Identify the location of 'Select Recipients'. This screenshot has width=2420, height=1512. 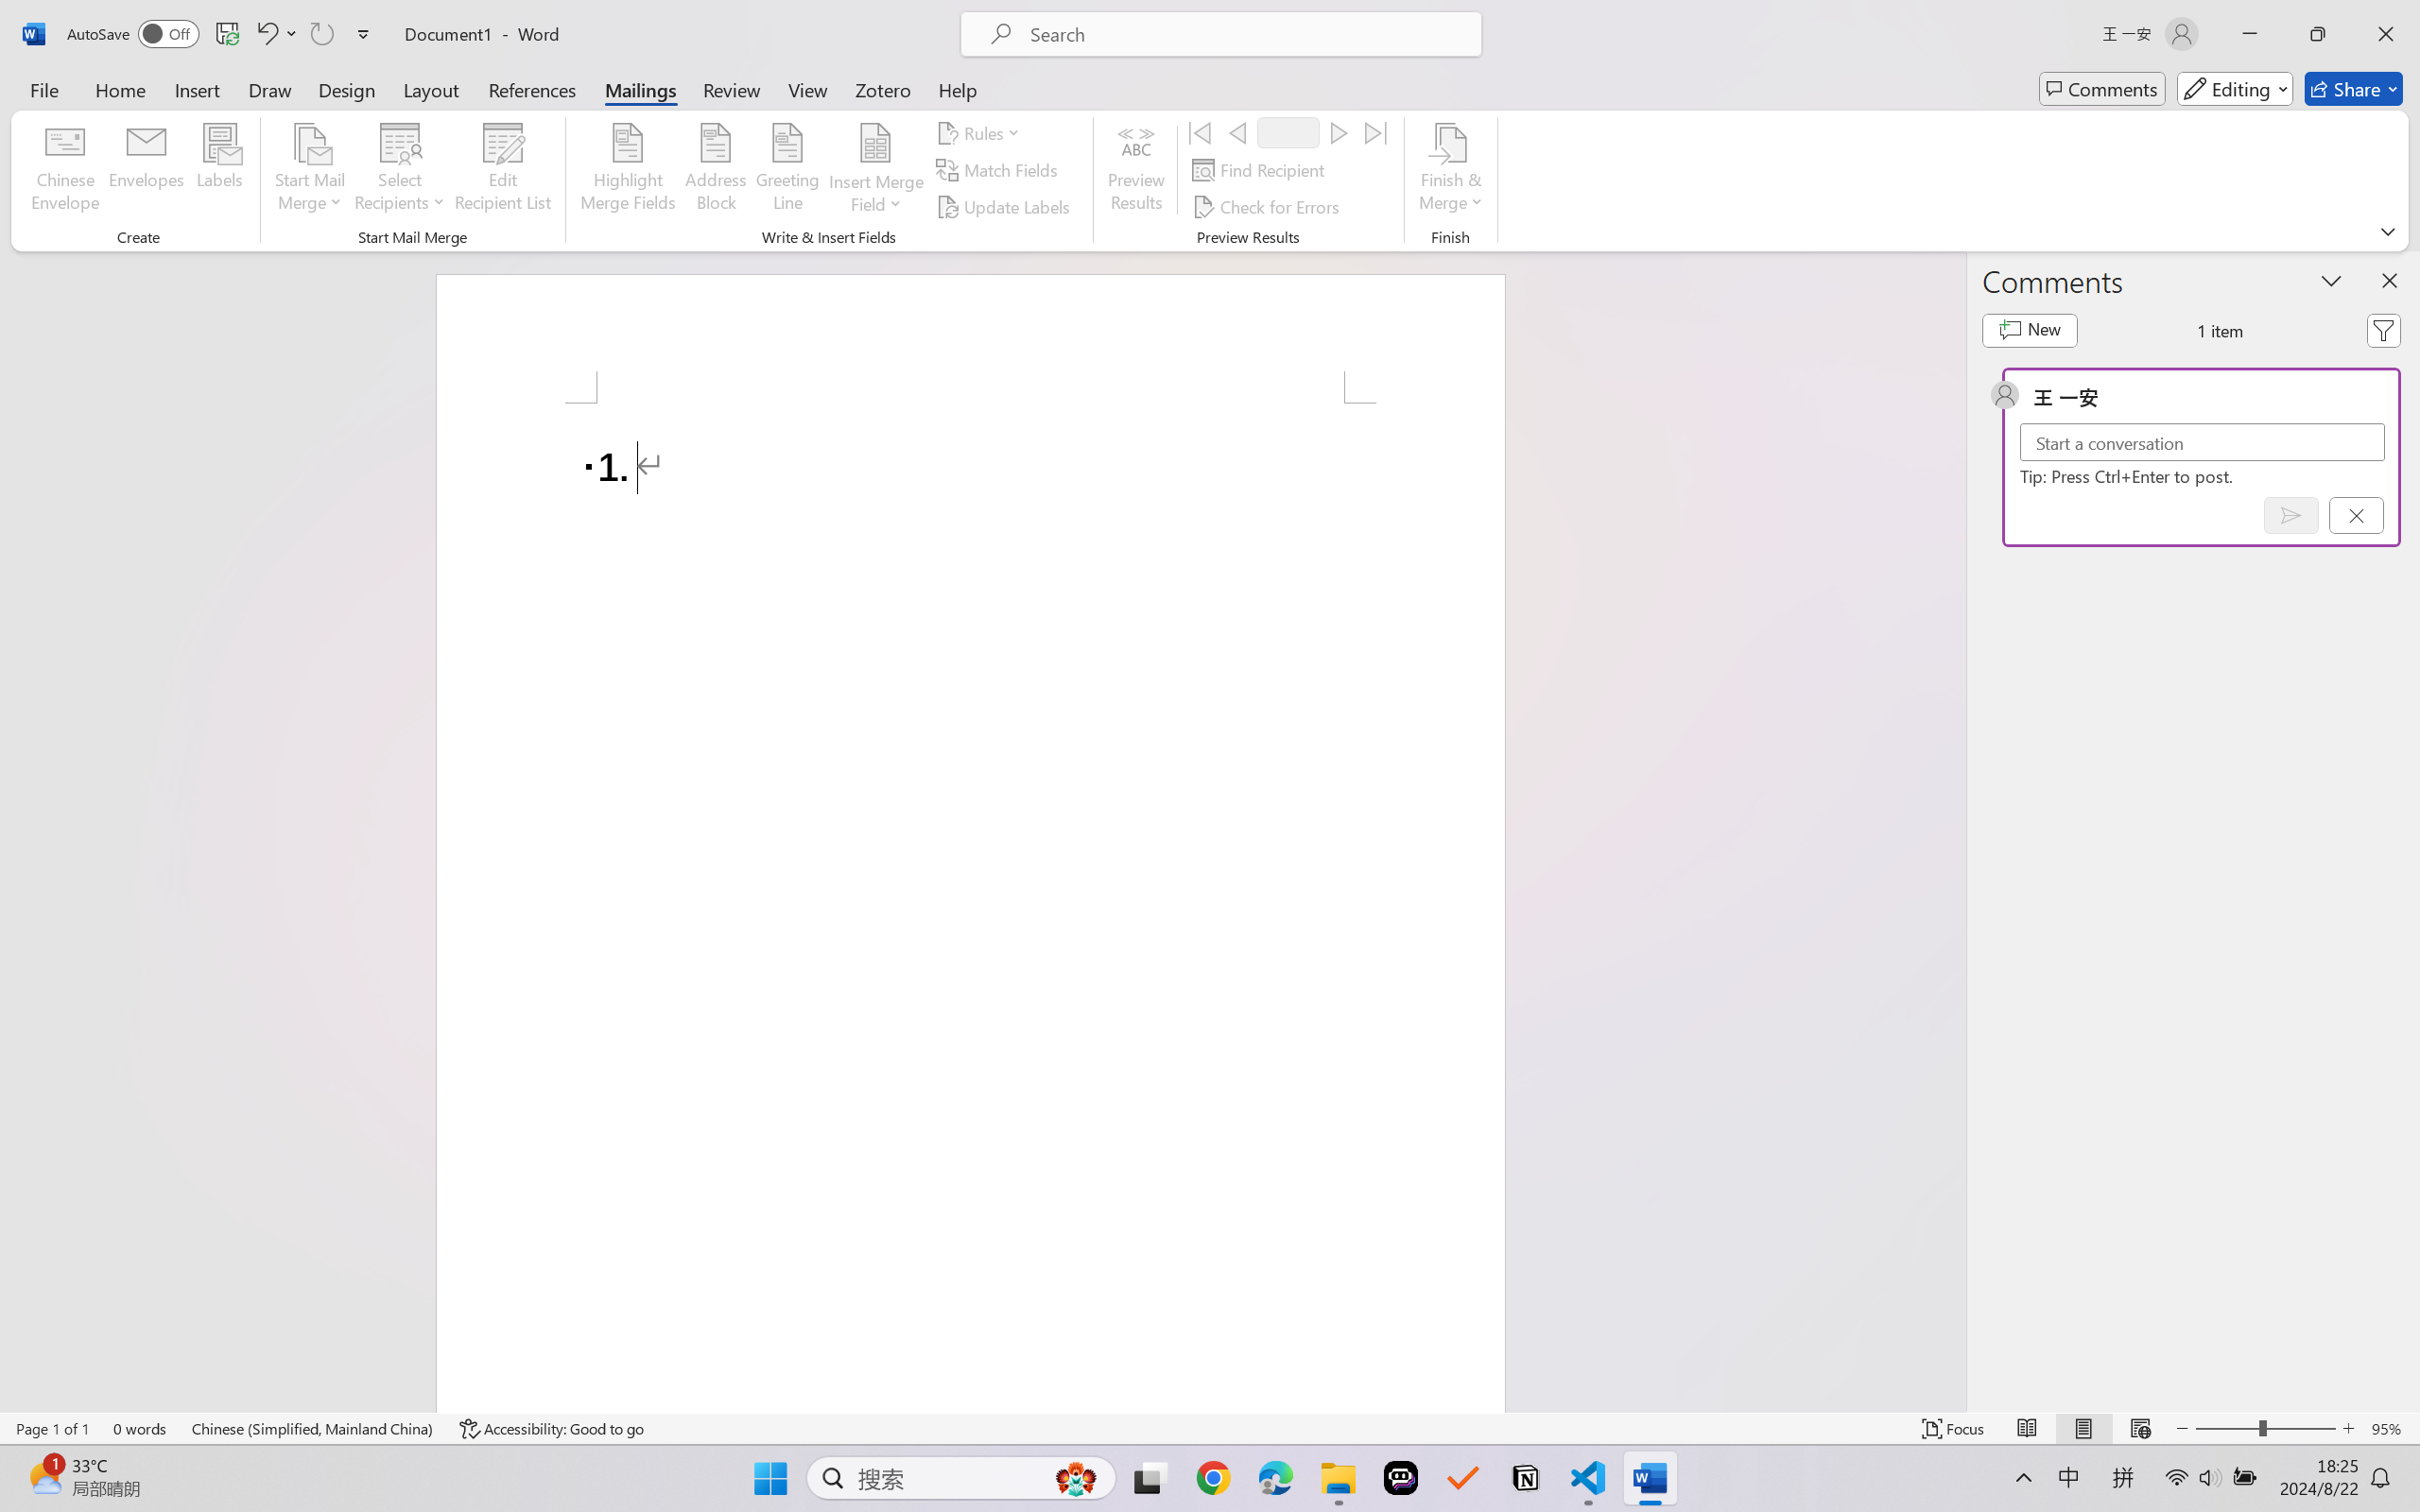
(399, 170).